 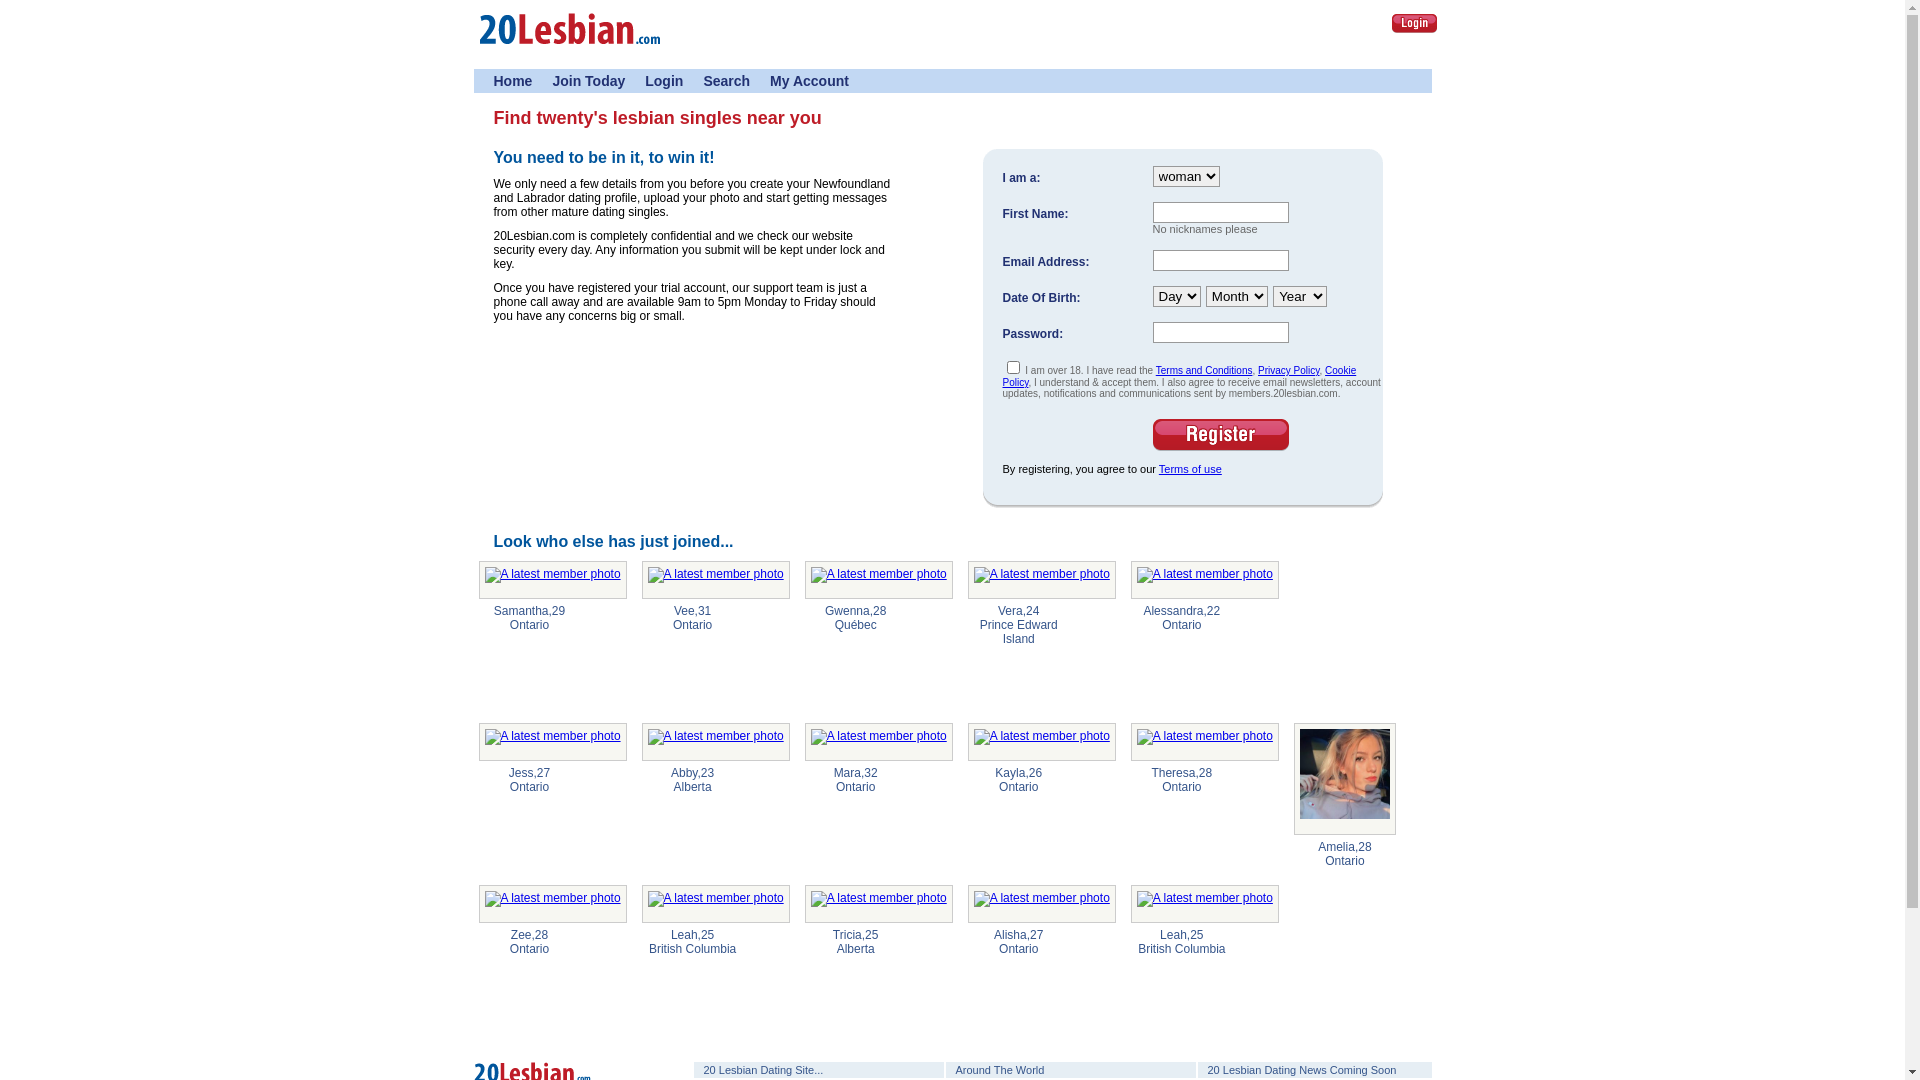 What do you see at coordinates (477, 49) in the screenshot?
I see `'20 Singles Dating'` at bounding box center [477, 49].